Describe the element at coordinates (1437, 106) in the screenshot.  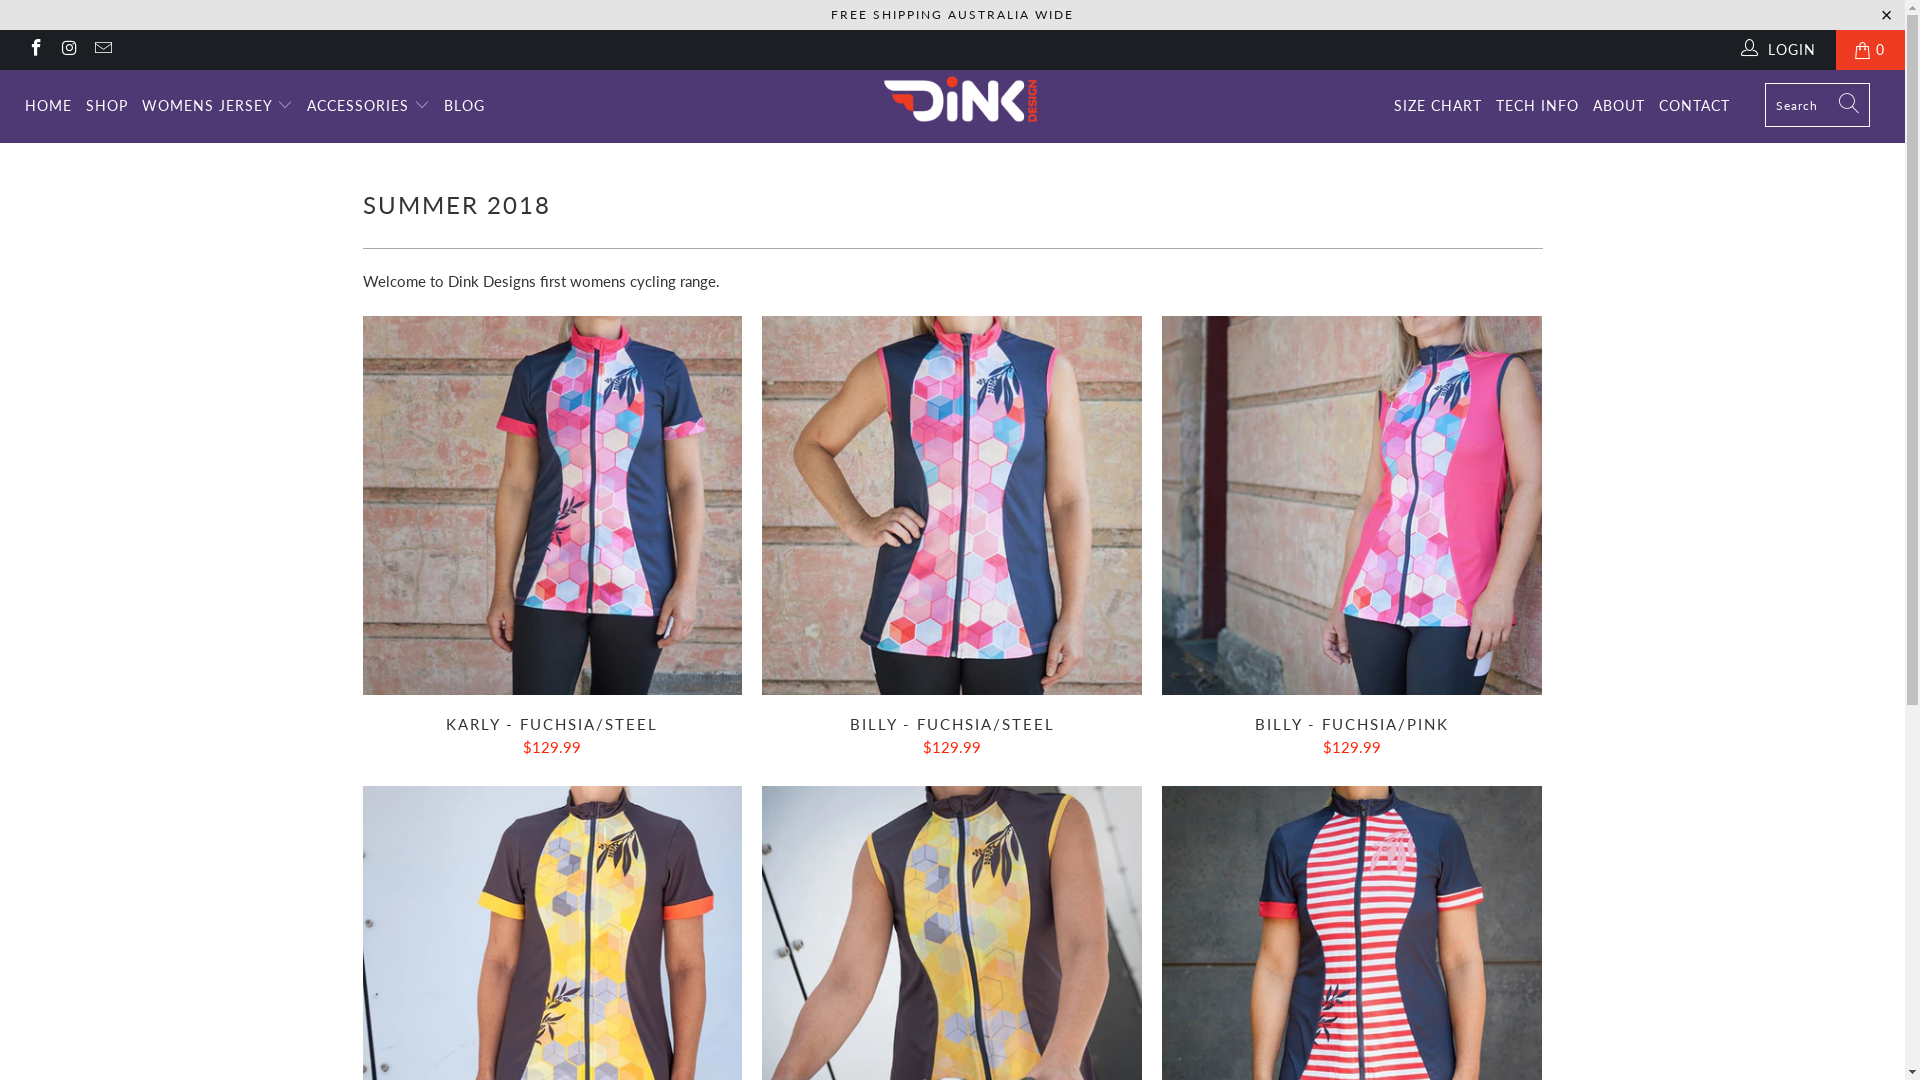
I see `'SIZE CHART'` at that location.